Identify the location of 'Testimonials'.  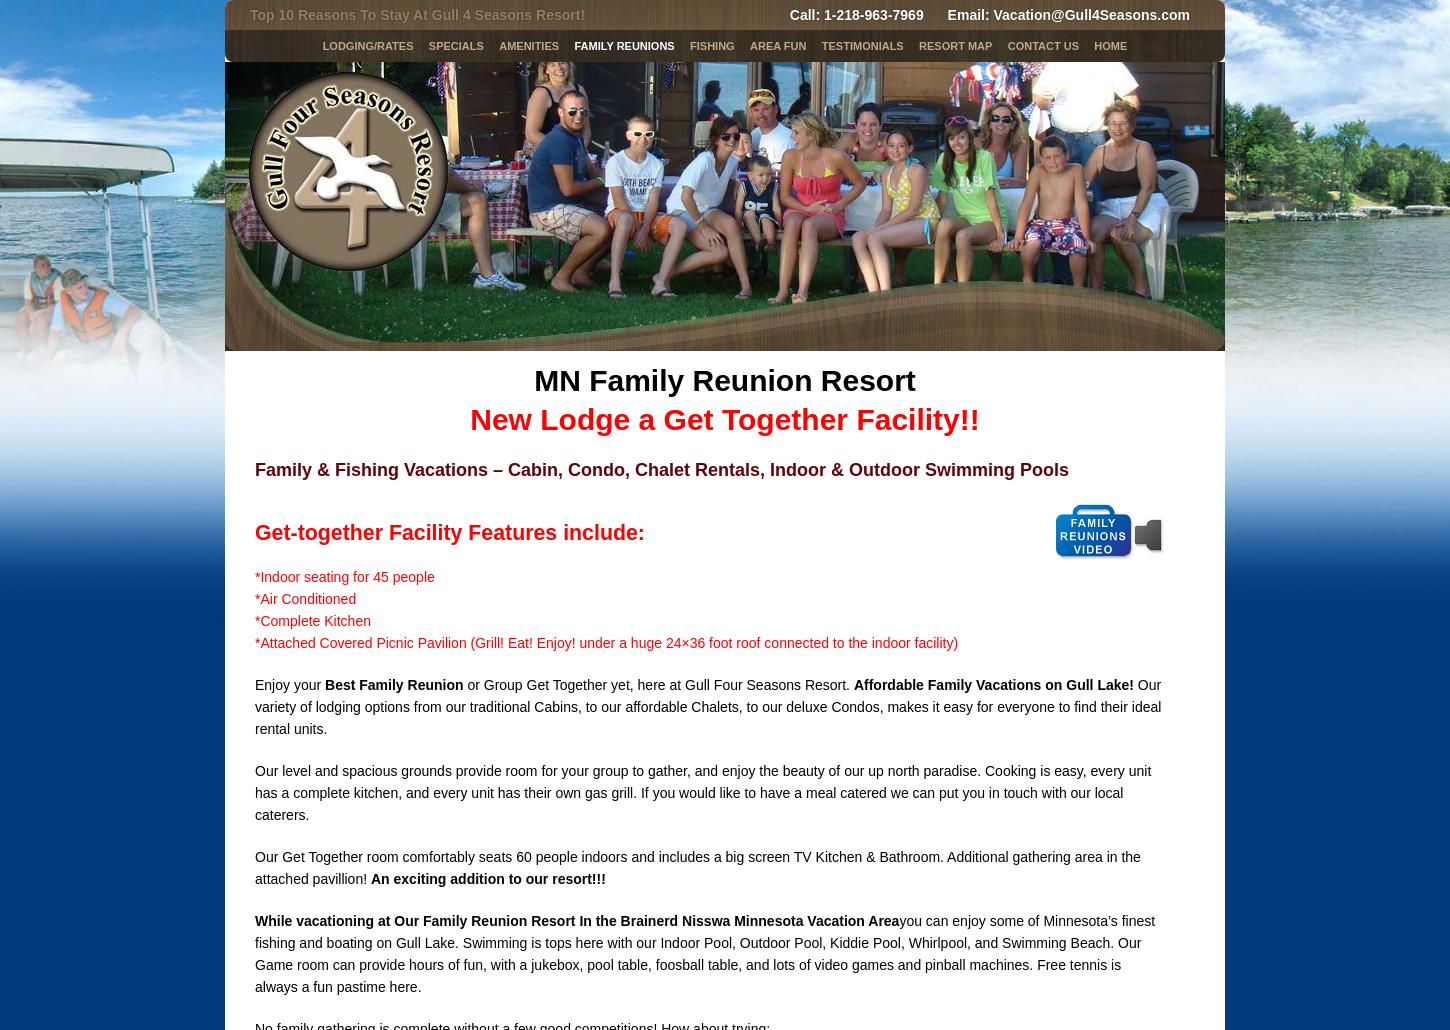
(861, 46).